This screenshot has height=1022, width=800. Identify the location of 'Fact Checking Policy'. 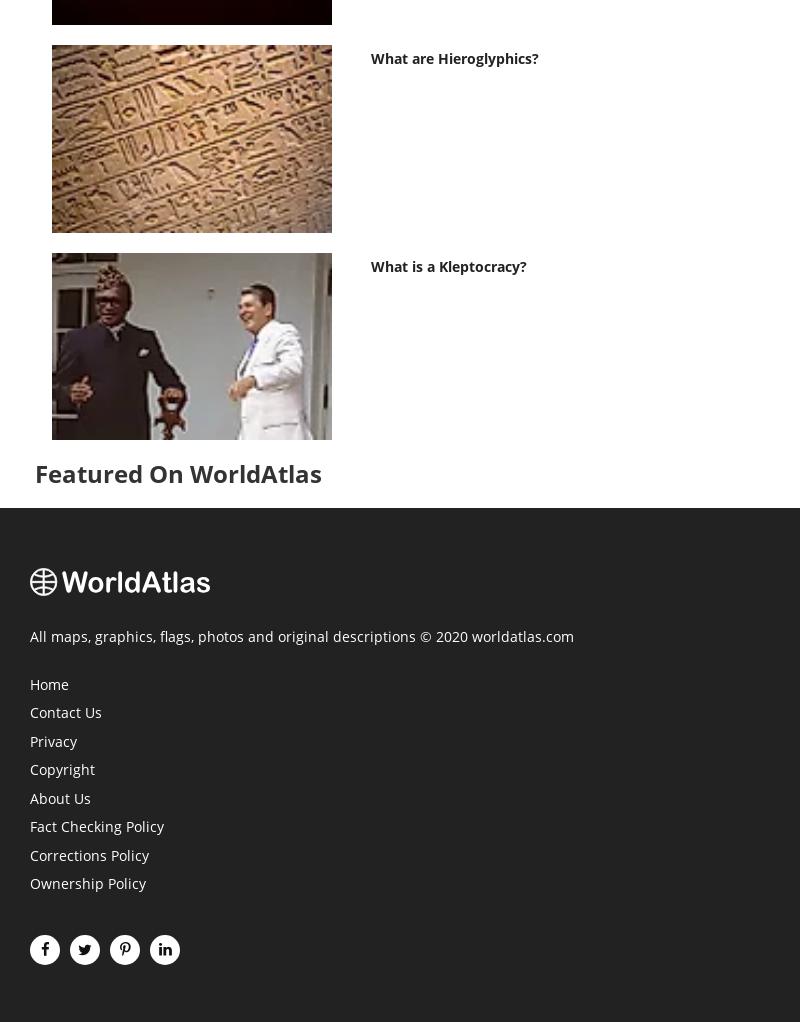
(96, 826).